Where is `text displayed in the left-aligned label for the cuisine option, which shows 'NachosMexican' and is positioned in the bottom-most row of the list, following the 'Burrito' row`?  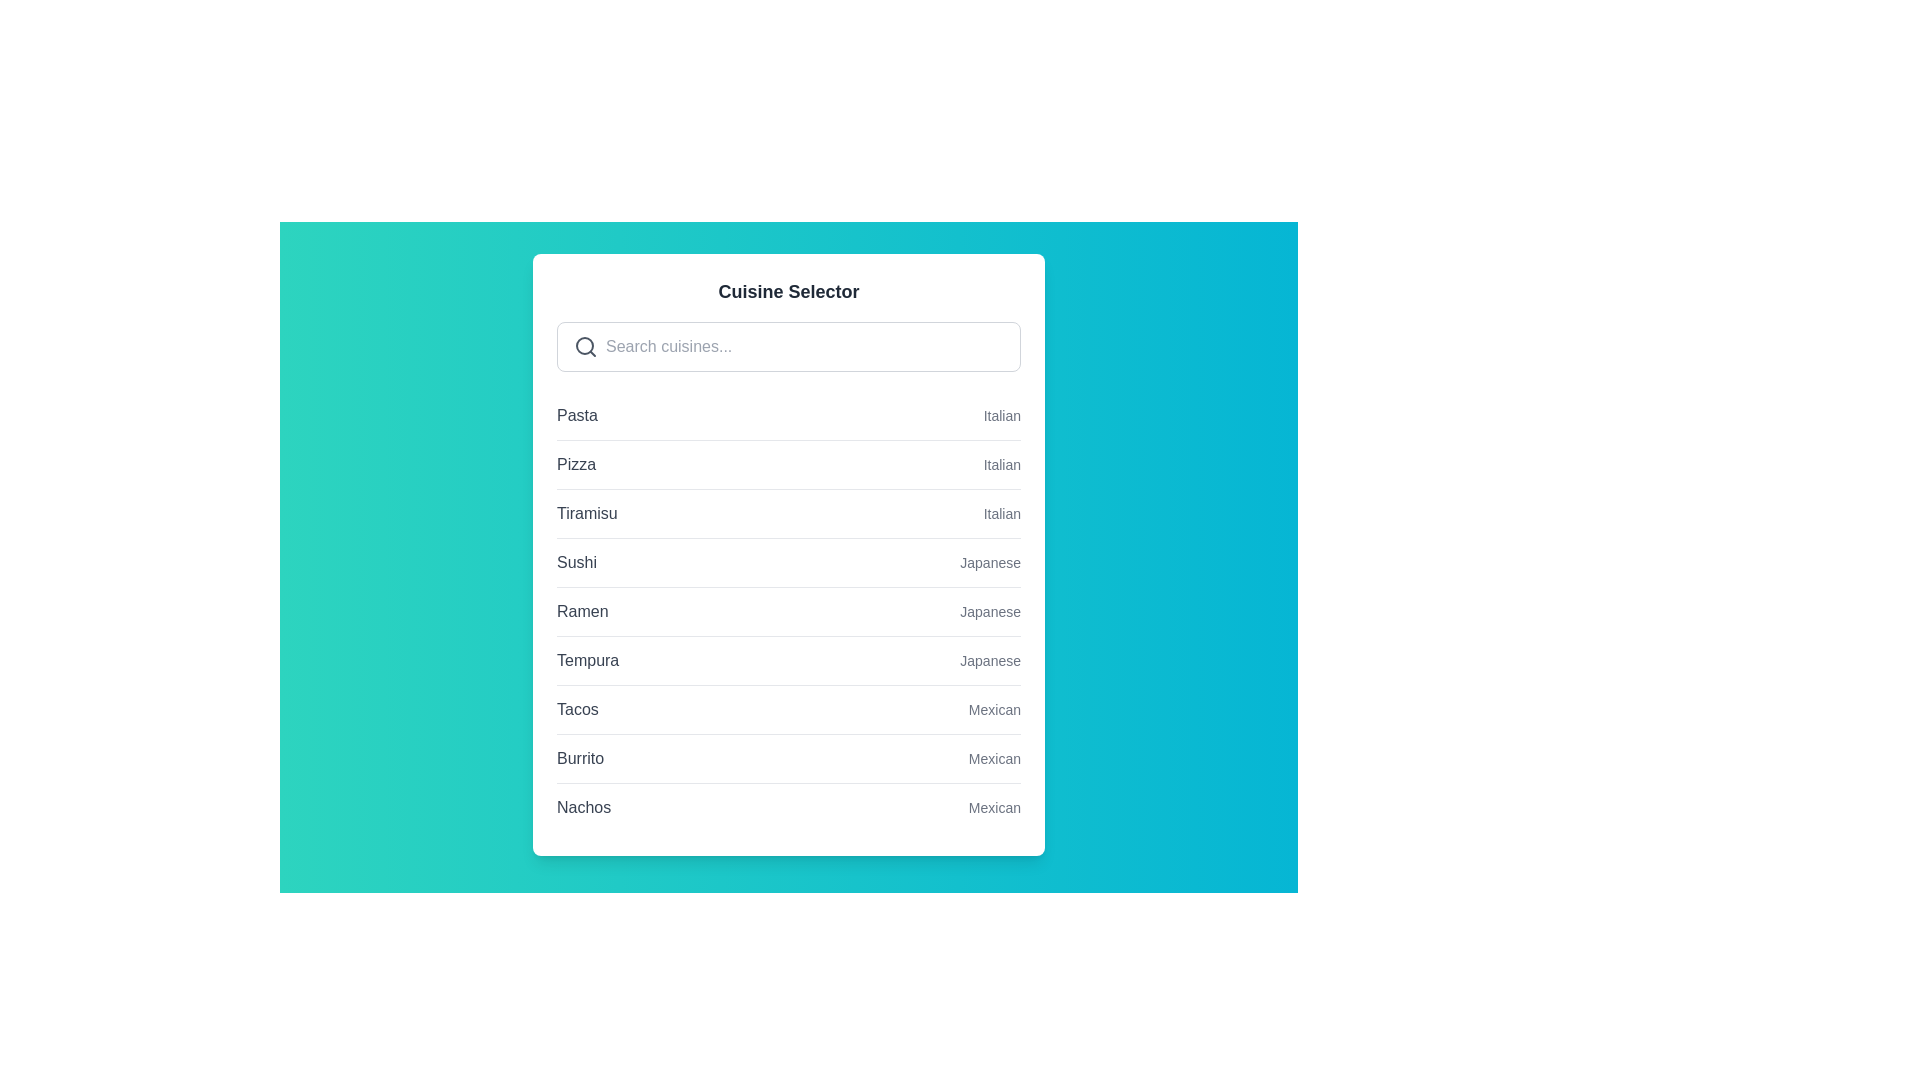
text displayed in the left-aligned label for the cuisine option, which shows 'NachosMexican' and is positioned in the bottom-most row of the list, following the 'Burrito' row is located at coordinates (583, 806).